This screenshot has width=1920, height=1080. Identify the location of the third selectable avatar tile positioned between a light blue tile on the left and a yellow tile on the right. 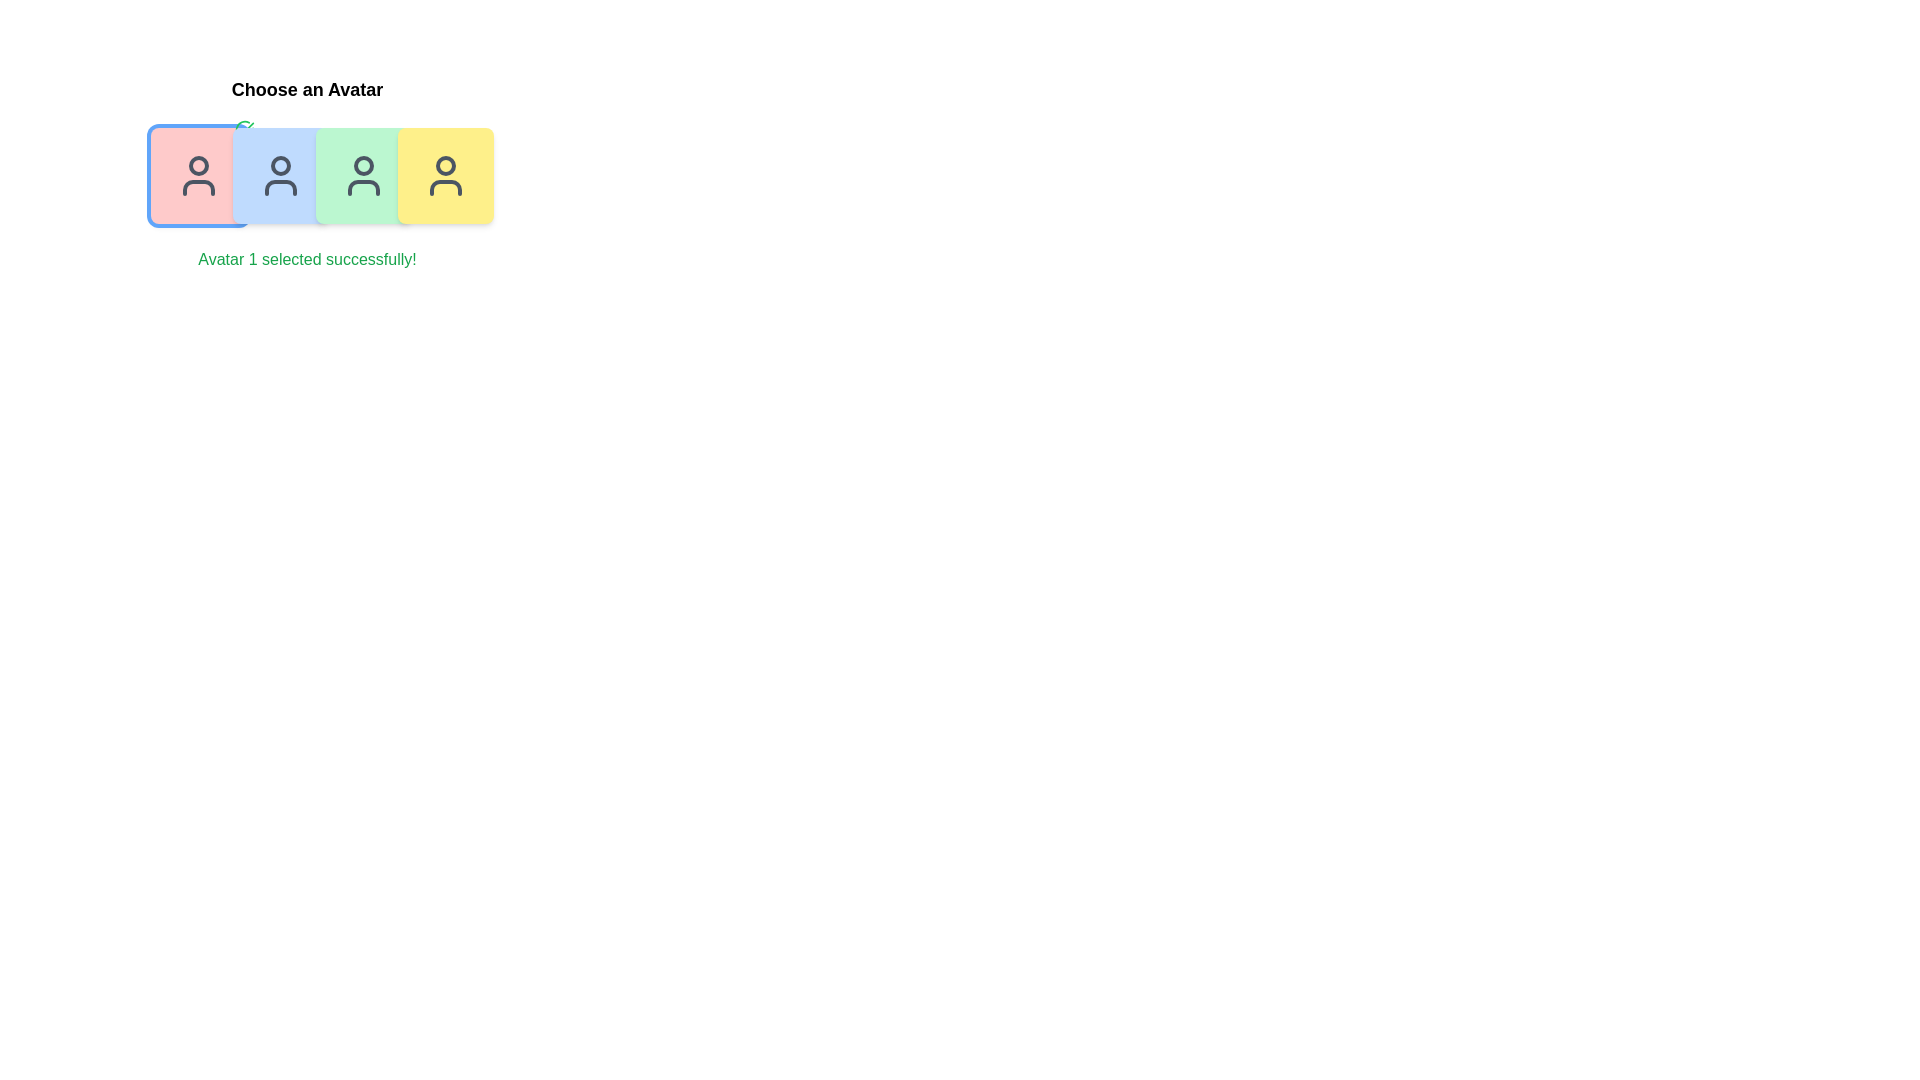
(363, 175).